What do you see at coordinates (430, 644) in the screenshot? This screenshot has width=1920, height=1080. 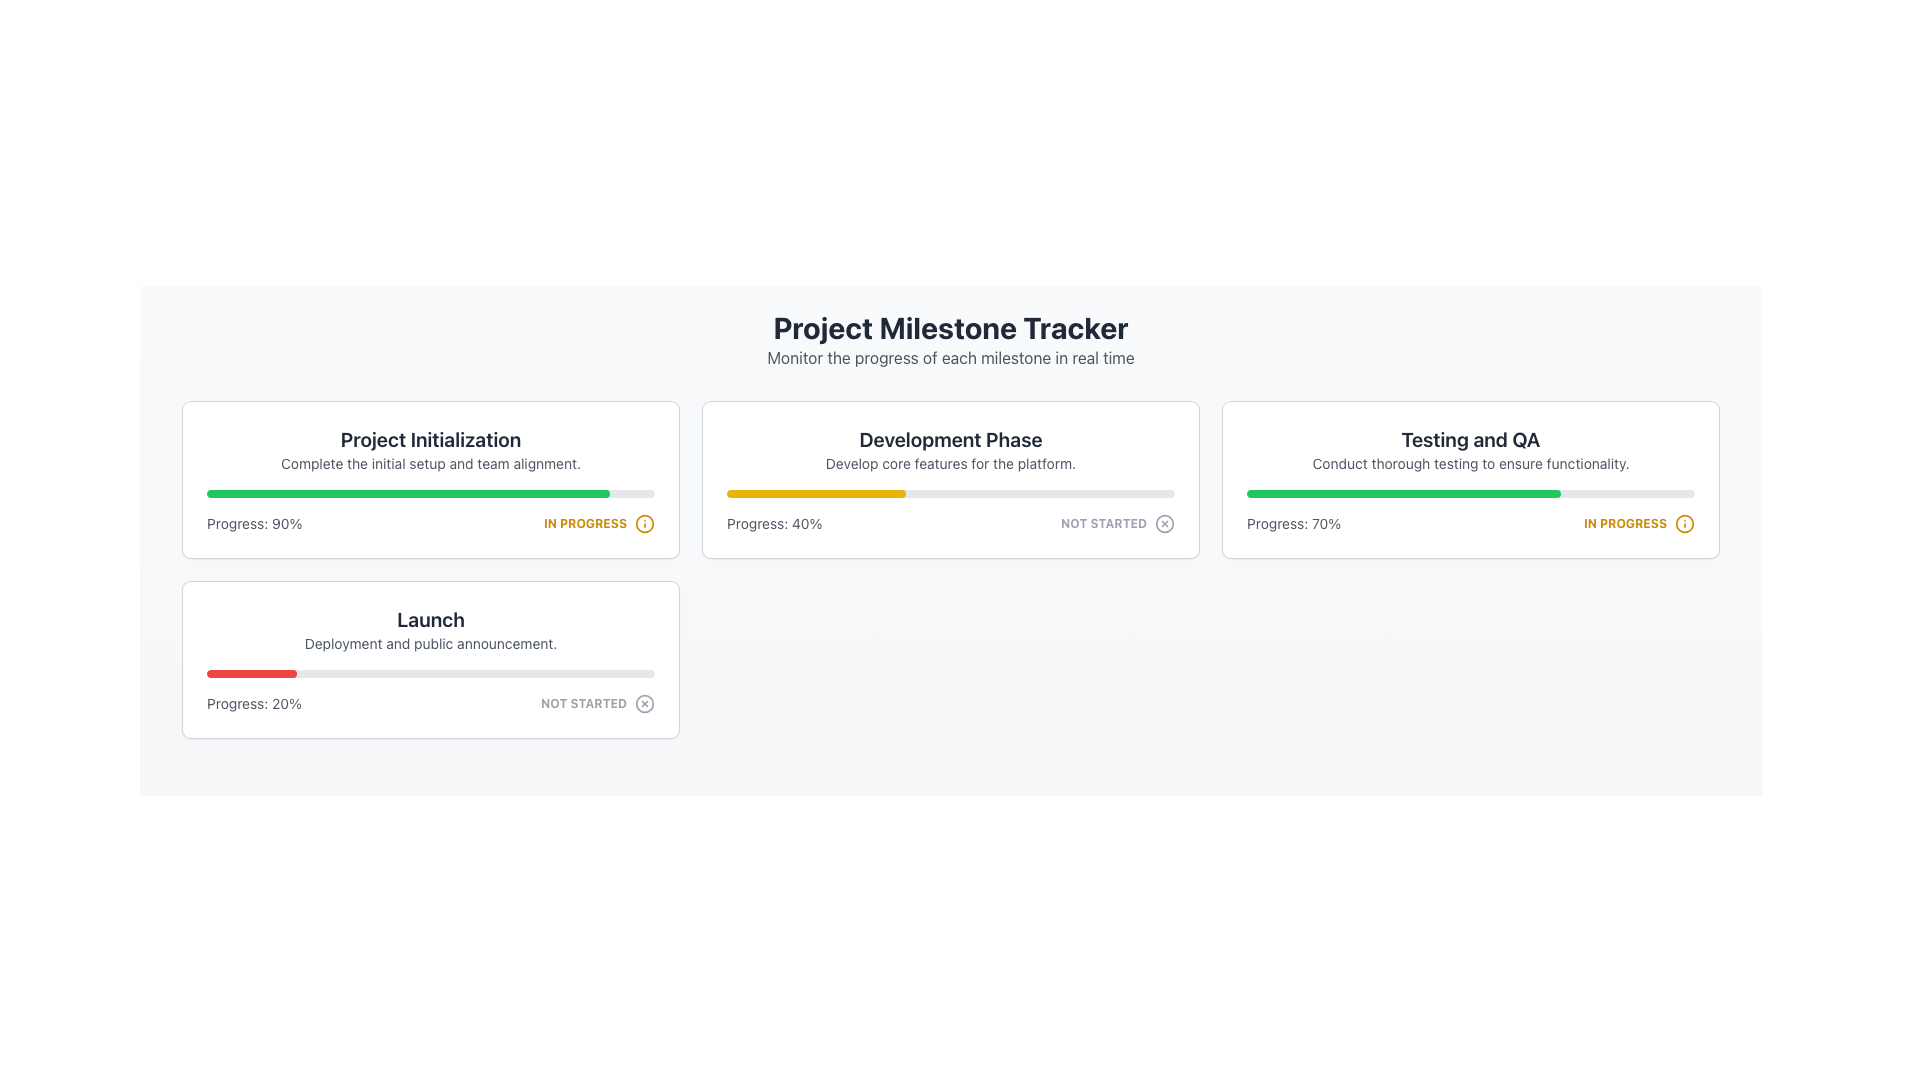 I see `textual information labeled 'Deployment and public announcement.' which is styled in light gray and positioned below the 'Launch' header` at bounding box center [430, 644].